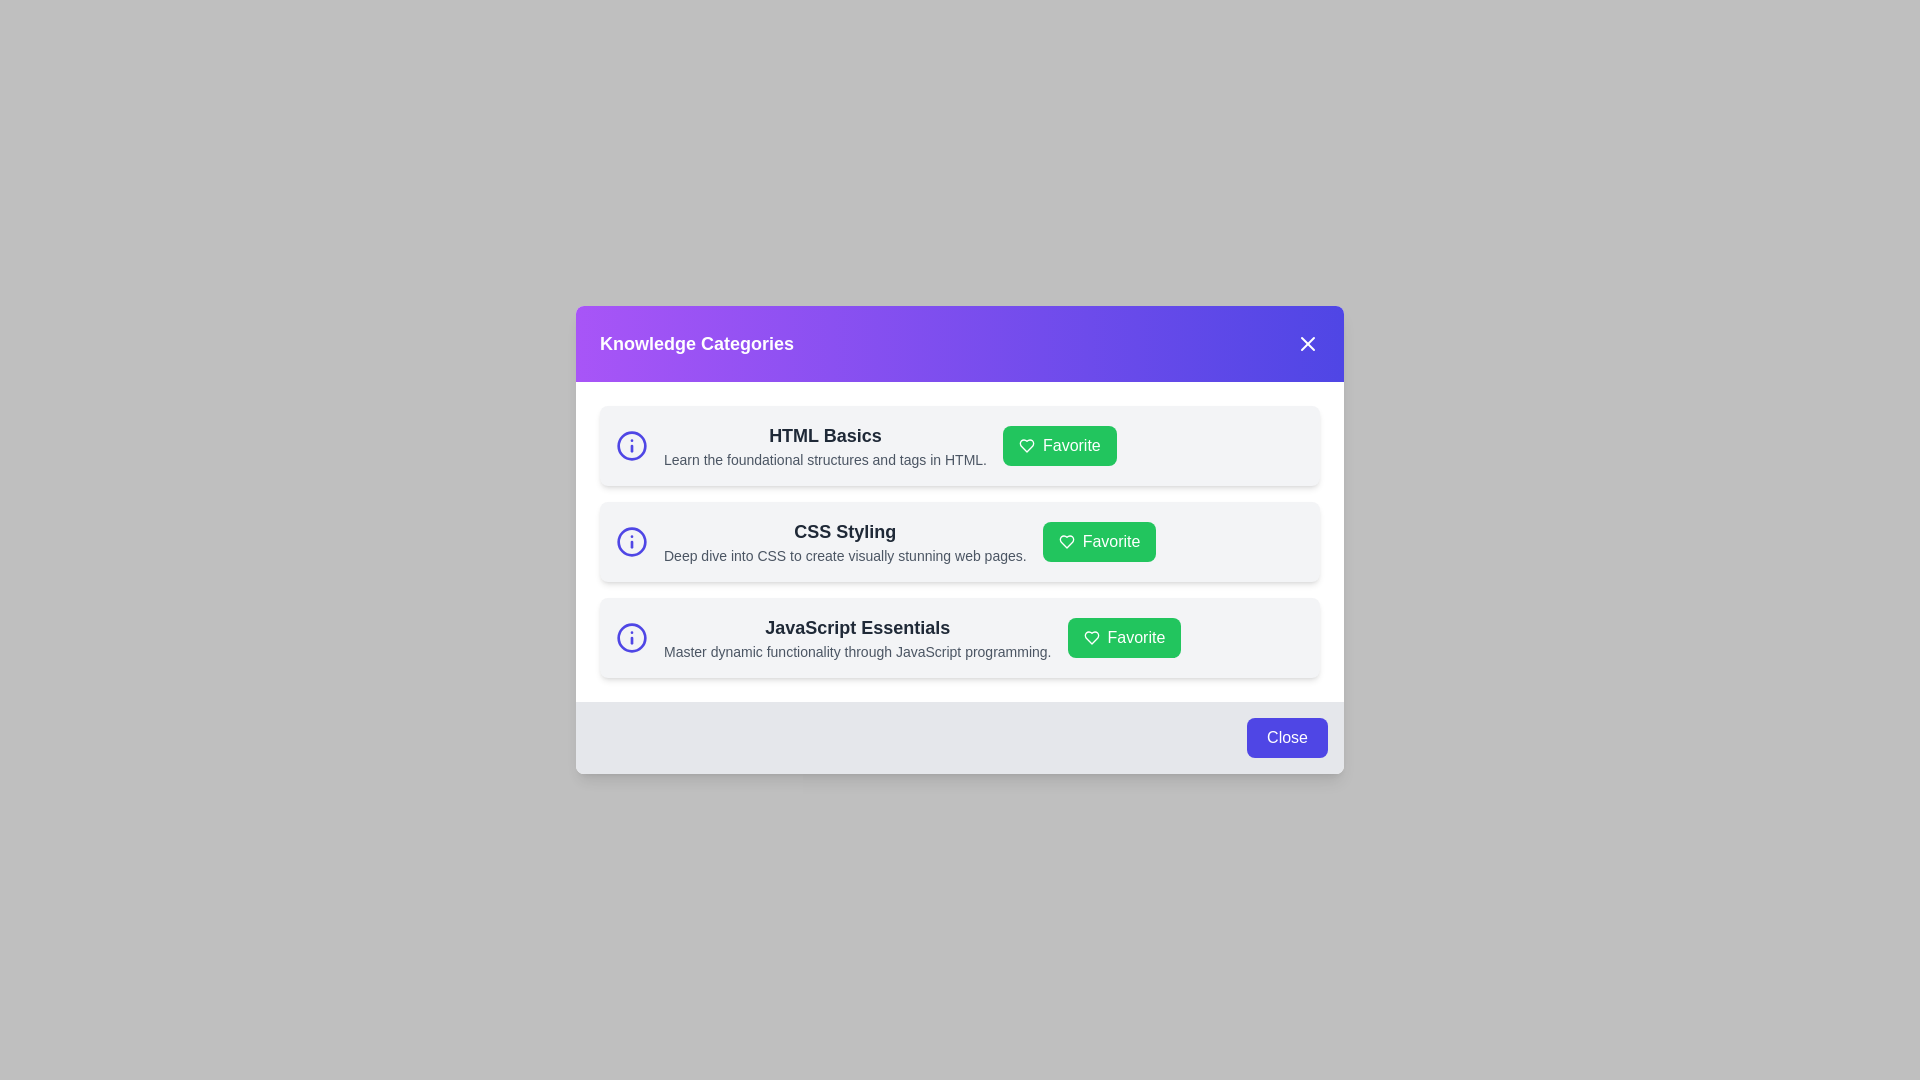 The width and height of the screenshot is (1920, 1080). I want to click on the heart icon outlined in green that symbolizes the 'favorite' action, located adjacent to the text 'Favorite' within a button-like structure, so click(1090, 637).